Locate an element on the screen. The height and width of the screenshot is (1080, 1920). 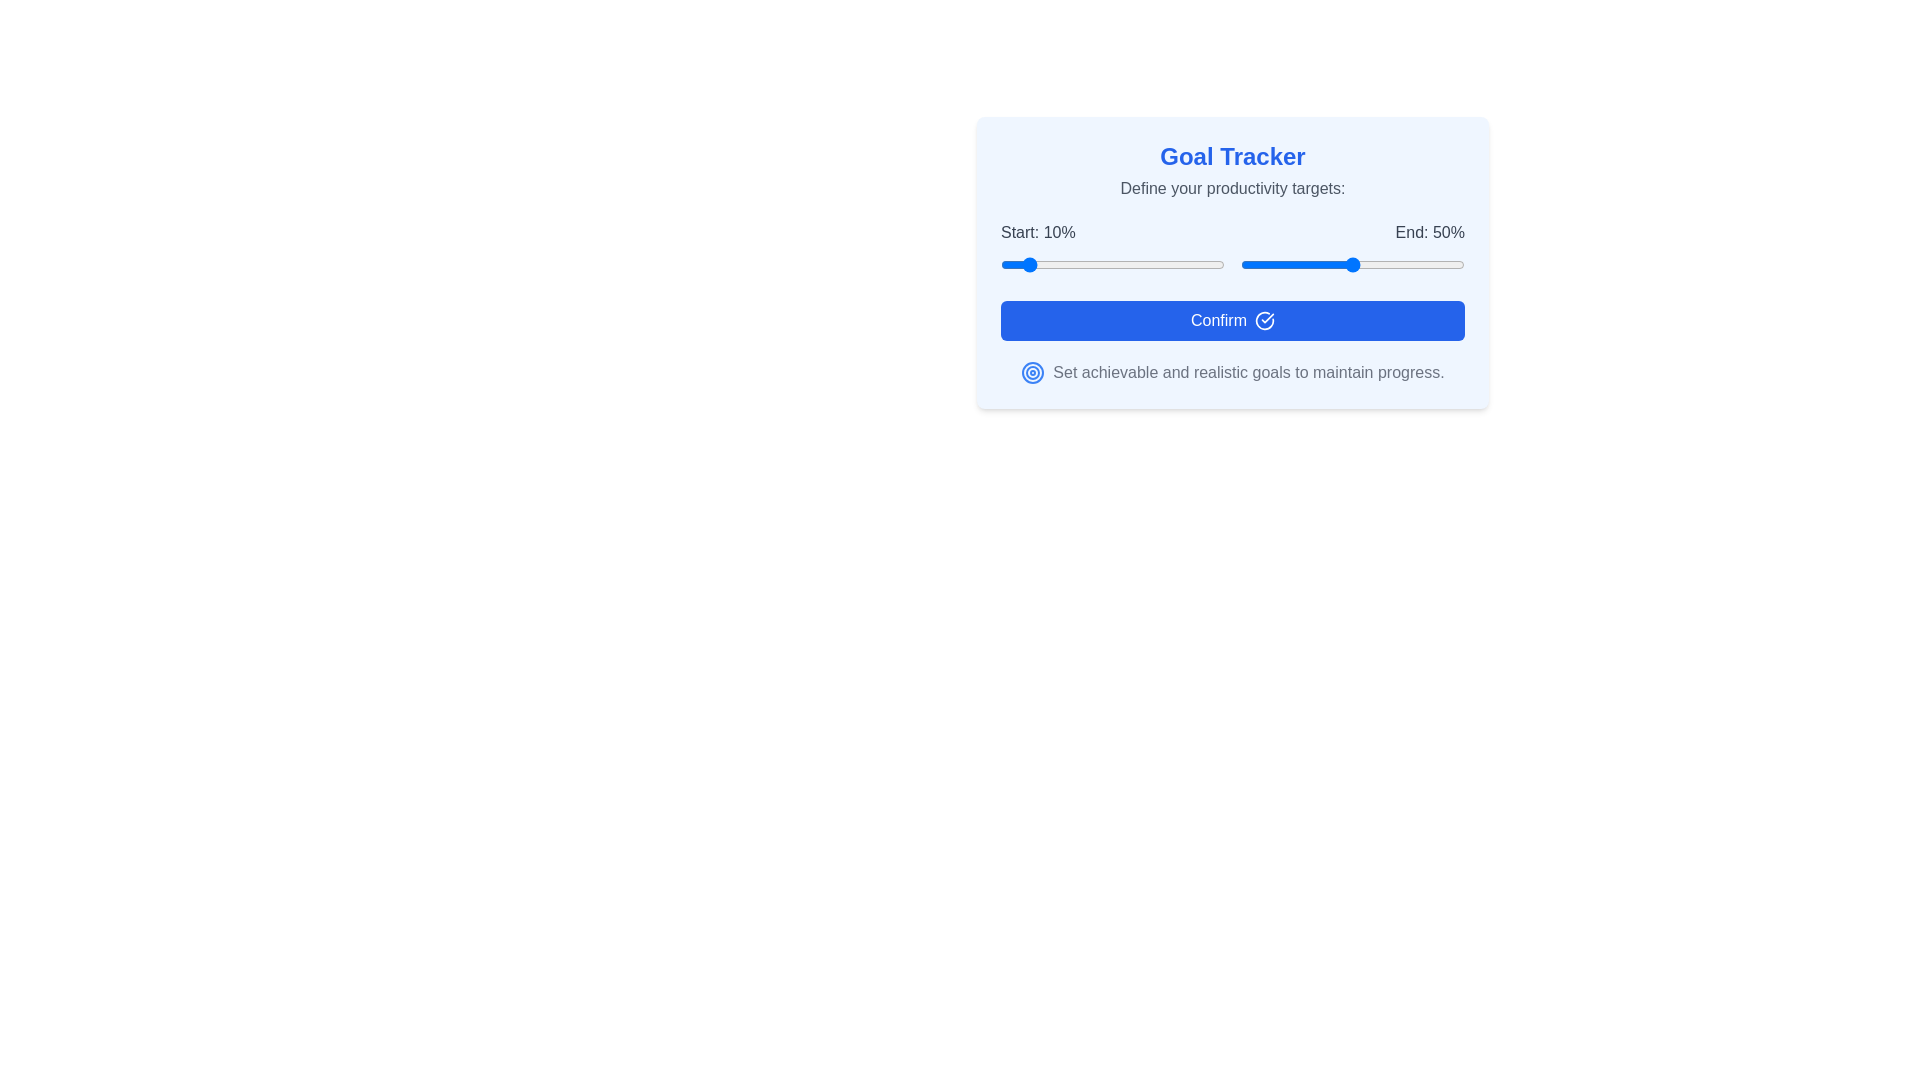
the slider value is located at coordinates (1191, 264).